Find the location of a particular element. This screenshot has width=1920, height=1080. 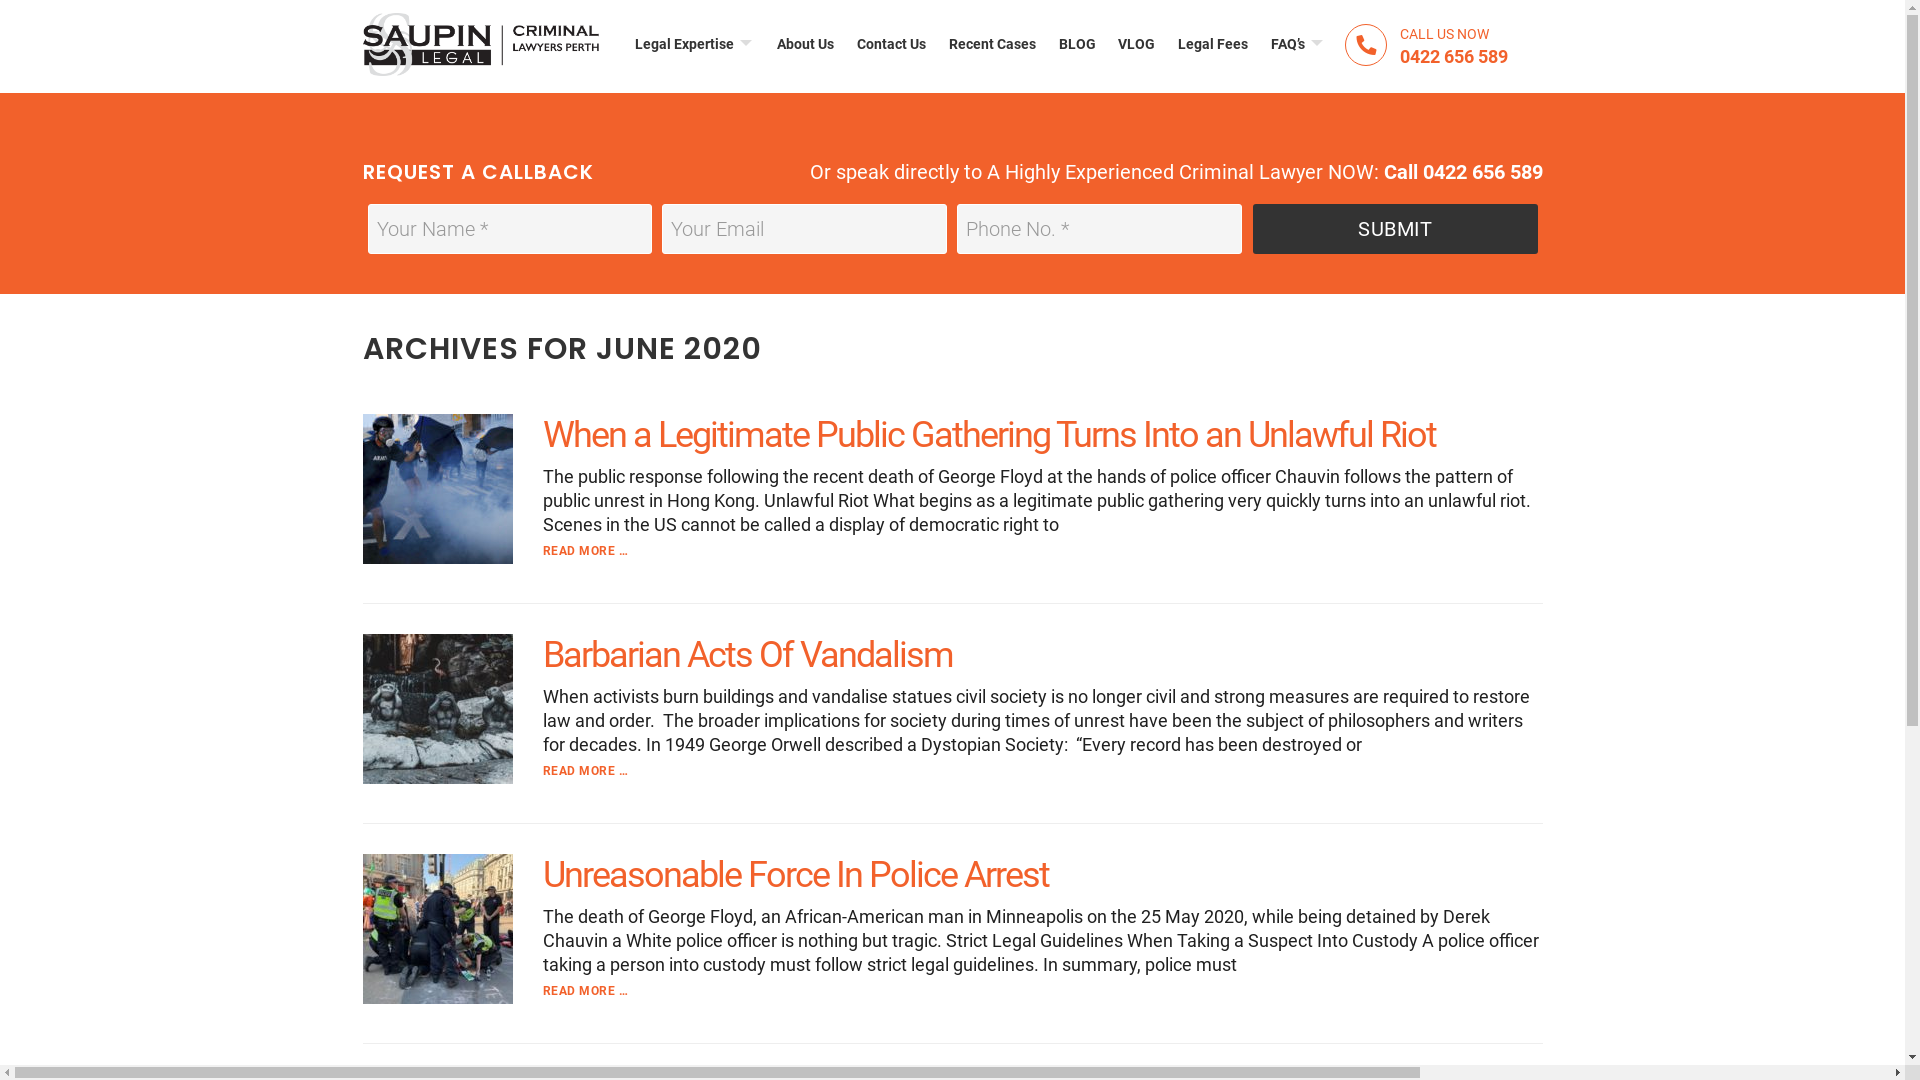

'About Us' is located at coordinates (806, 43).